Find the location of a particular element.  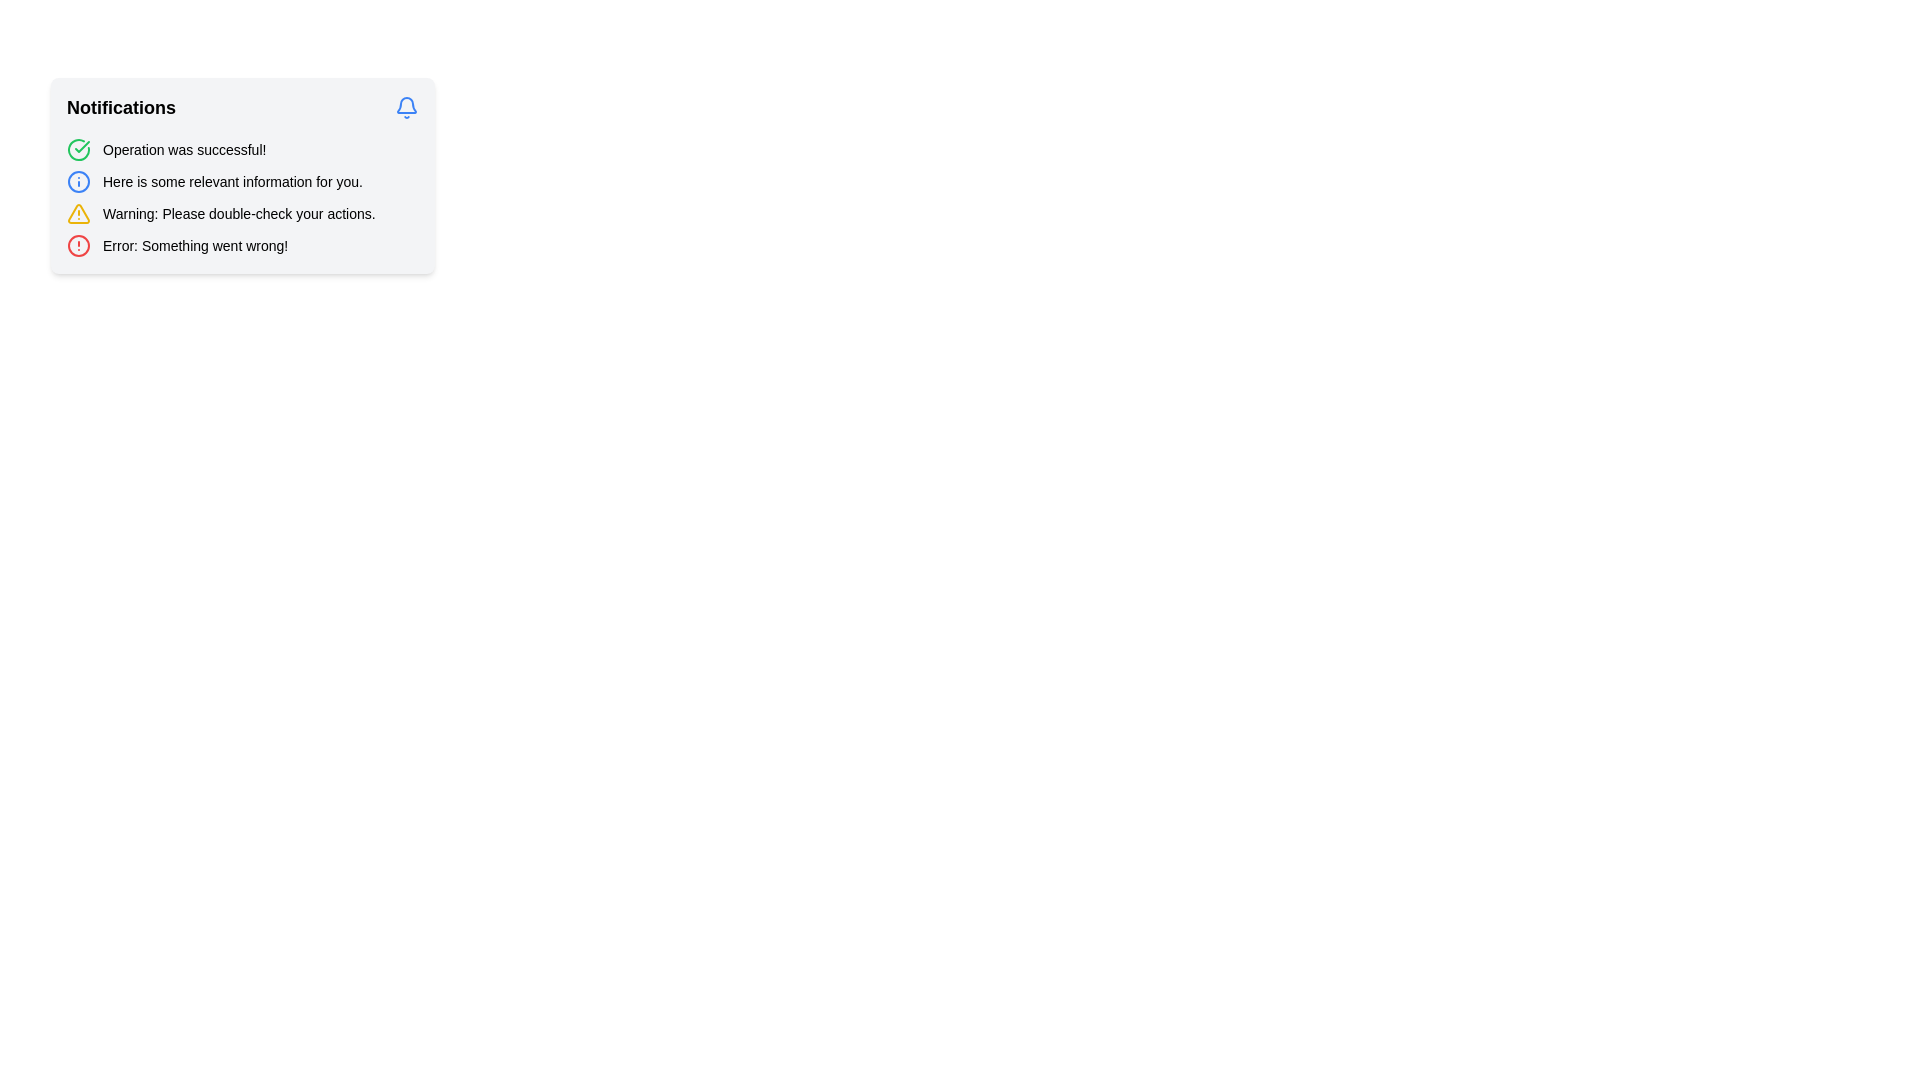

the warning icon located on the left side of the third notification item in the vertical list of messages within the notification panel is located at coordinates (78, 213).